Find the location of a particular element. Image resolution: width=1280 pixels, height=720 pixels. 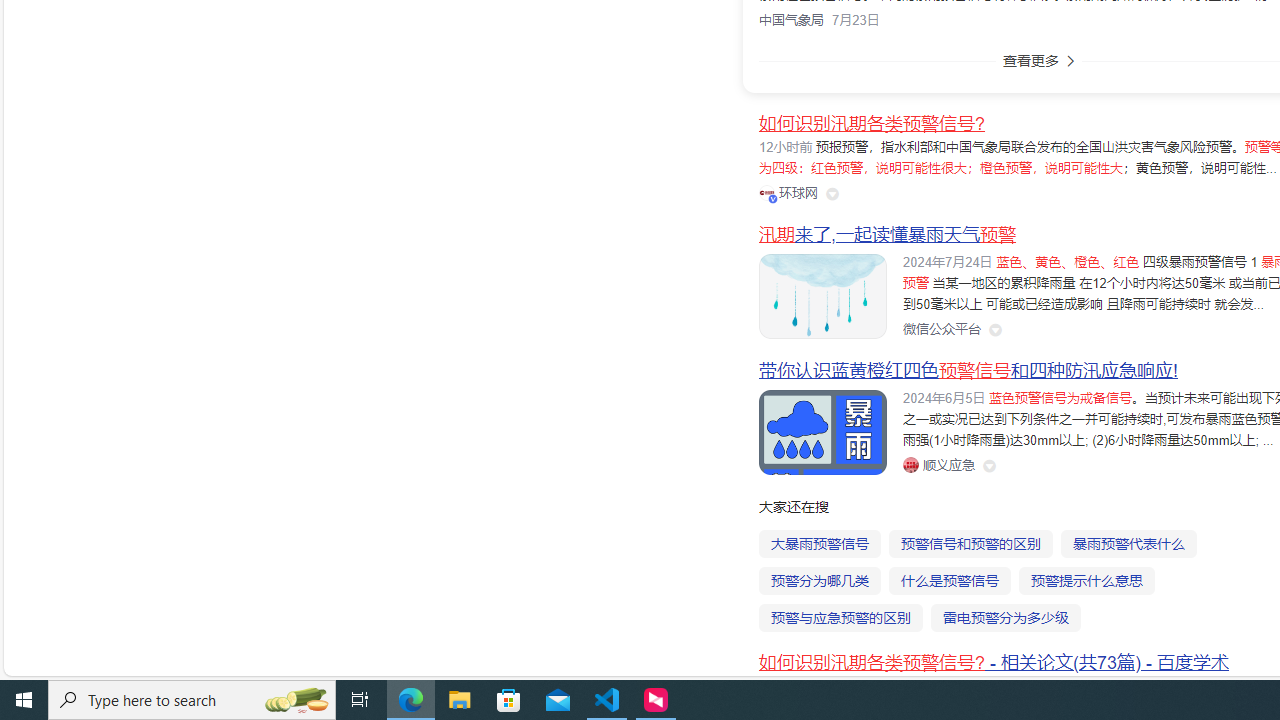

'Class: siteLink_9TPP3' is located at coordinates (937, 465).